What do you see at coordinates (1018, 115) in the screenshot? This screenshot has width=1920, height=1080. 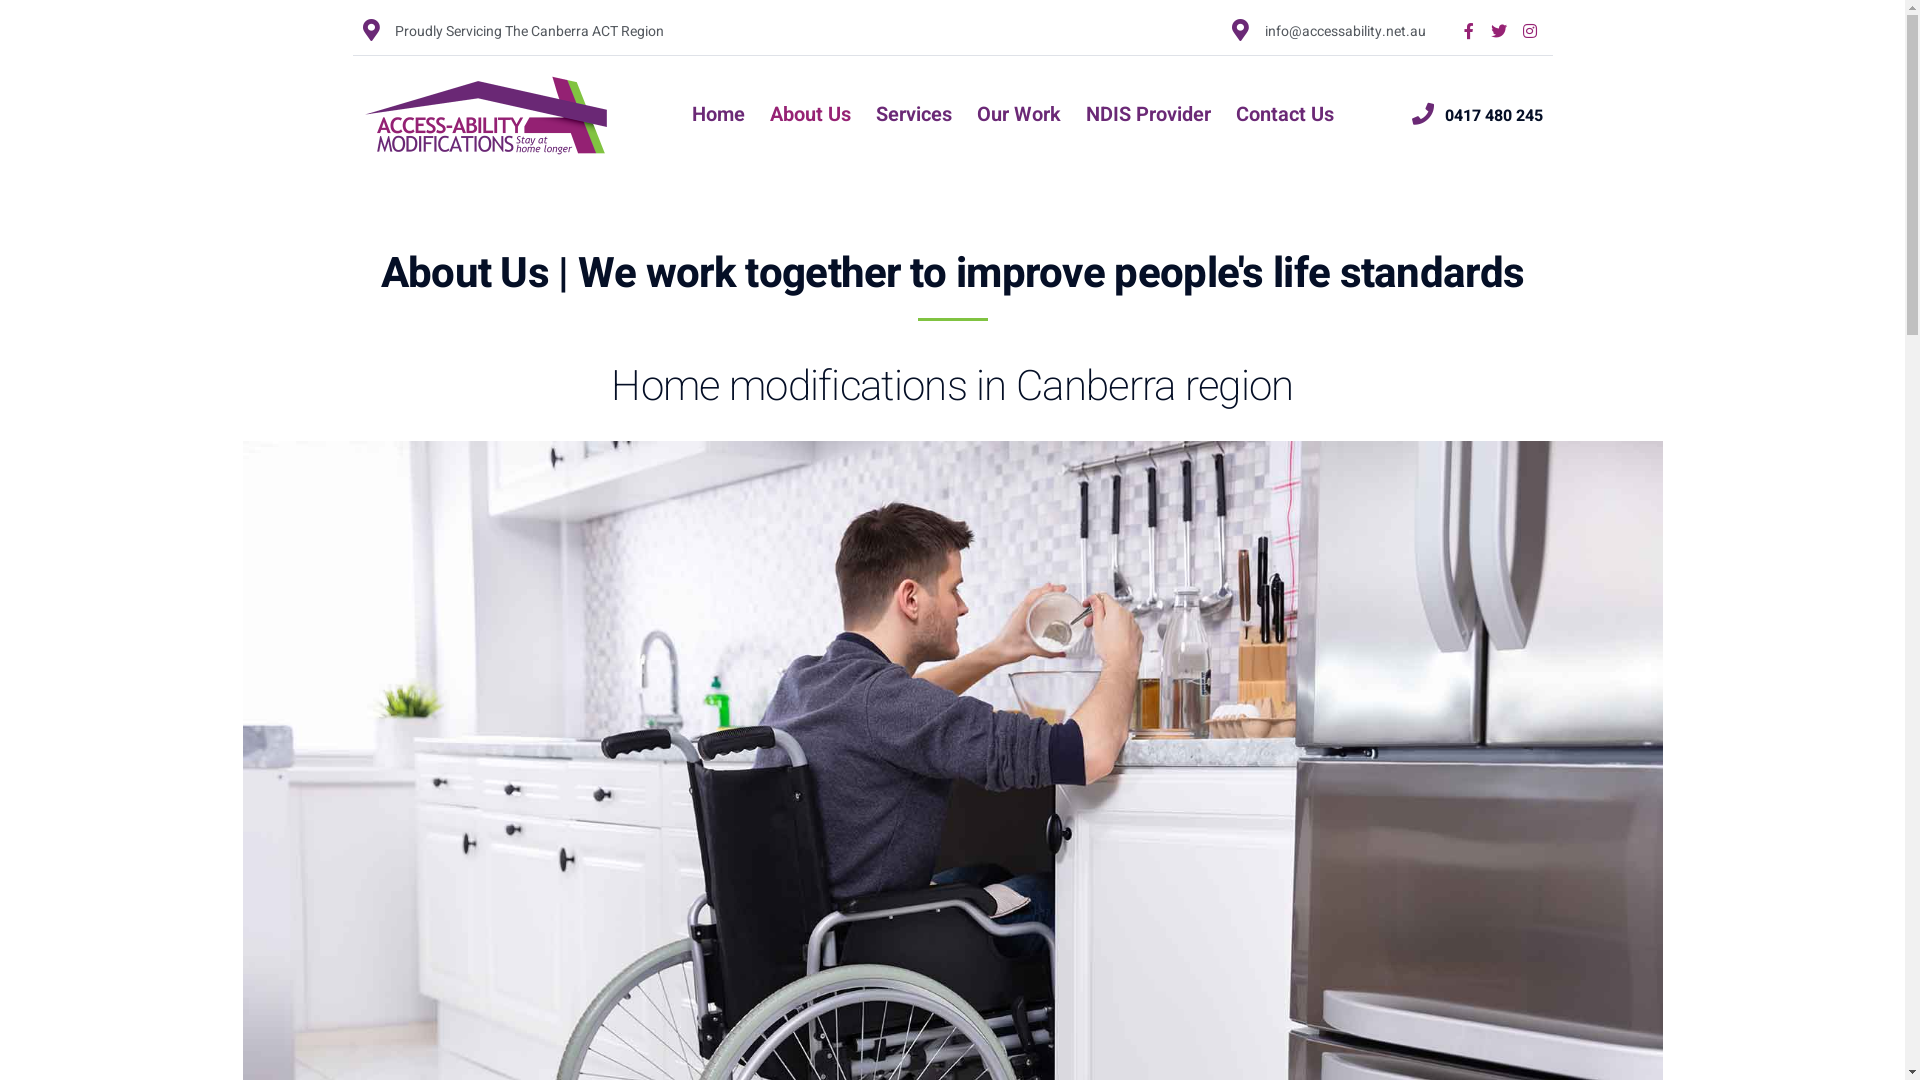 I see `'Our Work'` at bounding box center [1018, 115].